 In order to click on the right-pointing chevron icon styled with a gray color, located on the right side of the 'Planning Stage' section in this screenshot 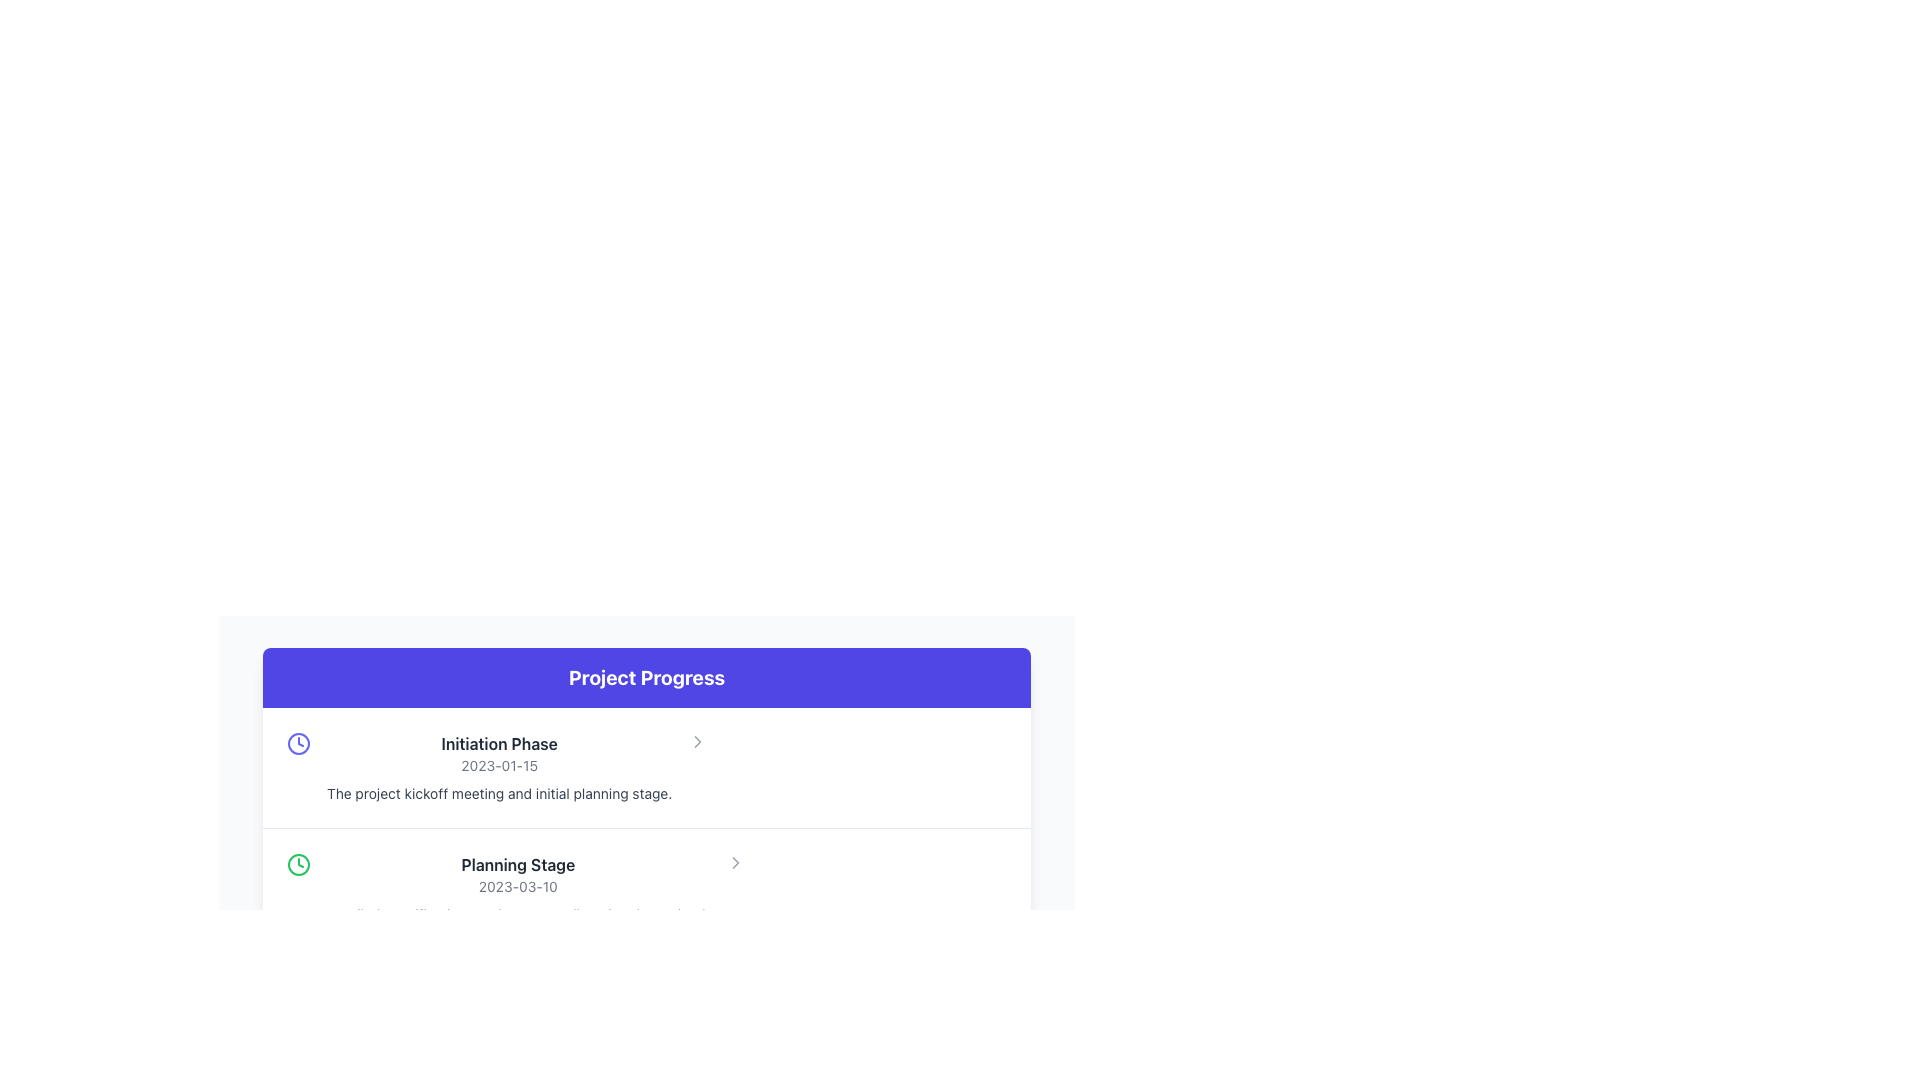, I will do `click(734, 862)`.